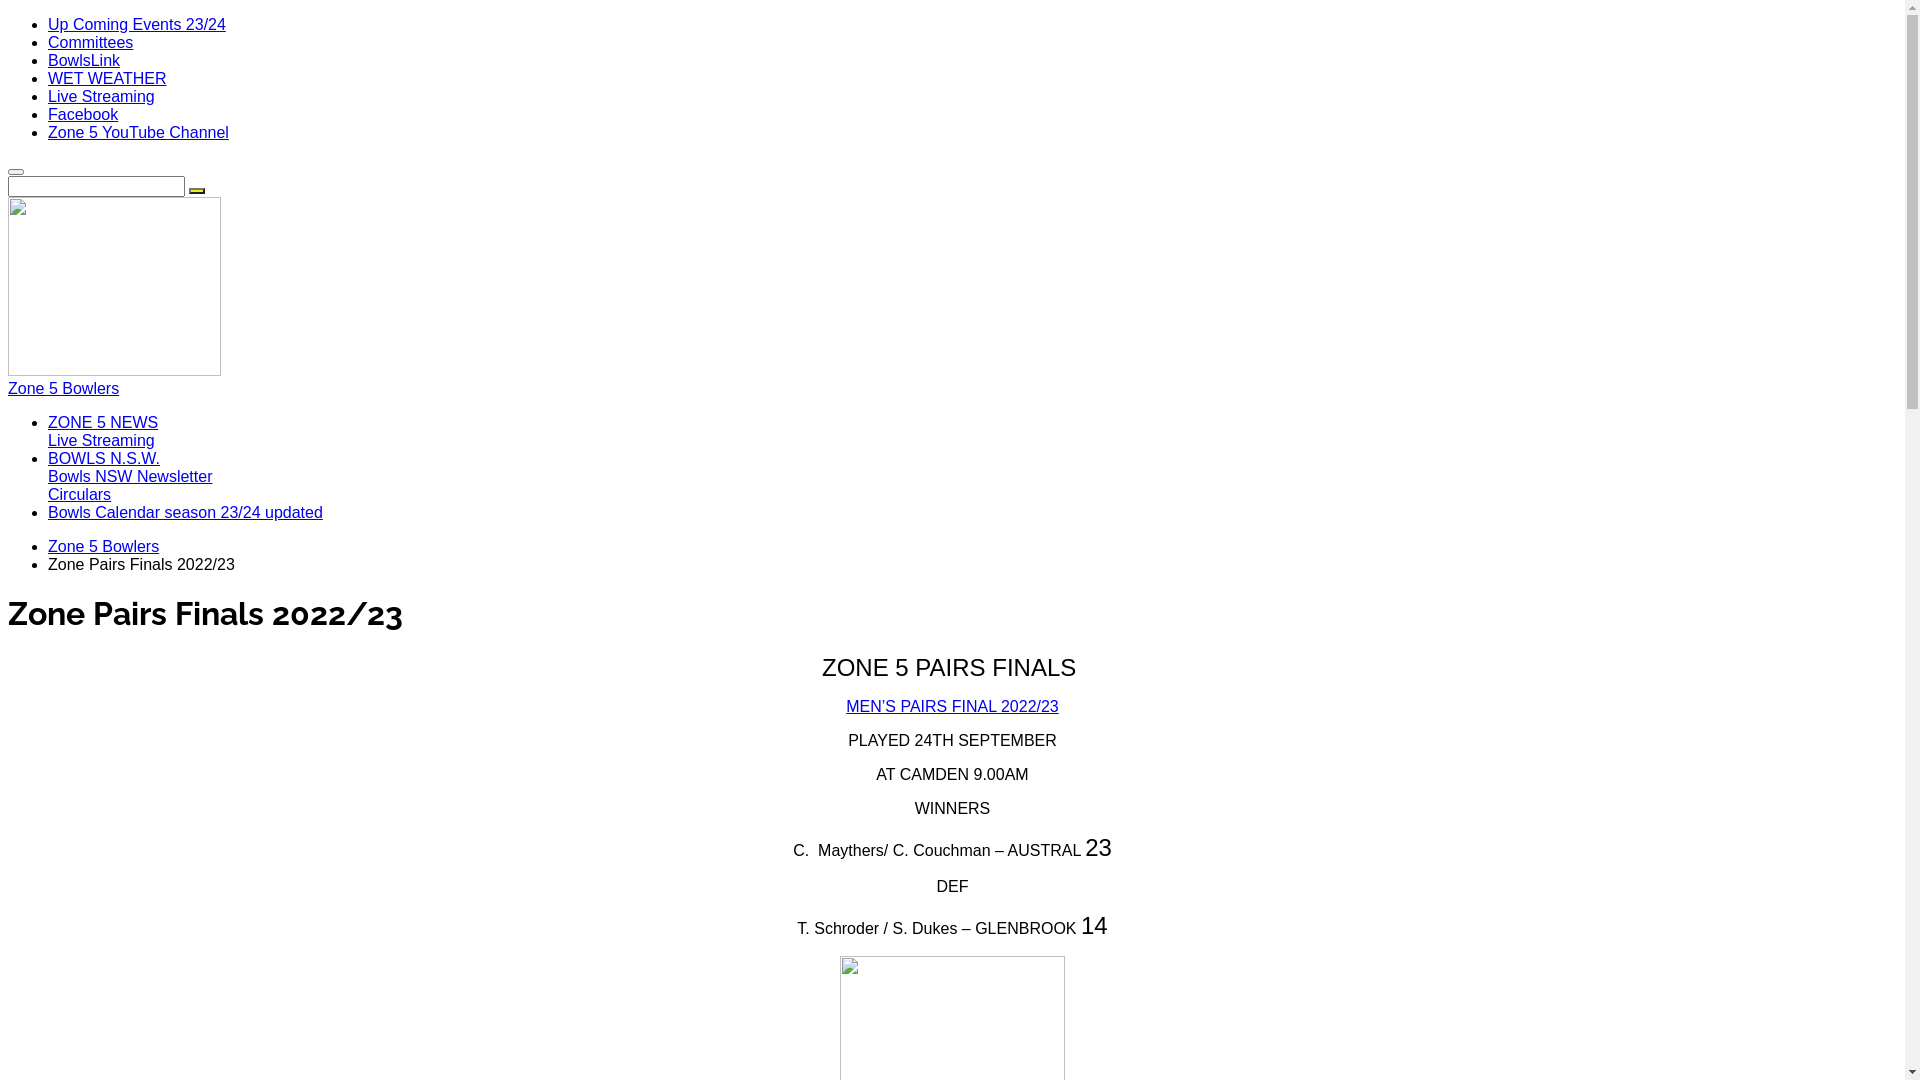  What do you see at coordinates (100, 439) in the screenshot?
I see `'Live Streaming'` at bounding box center [100, 439].